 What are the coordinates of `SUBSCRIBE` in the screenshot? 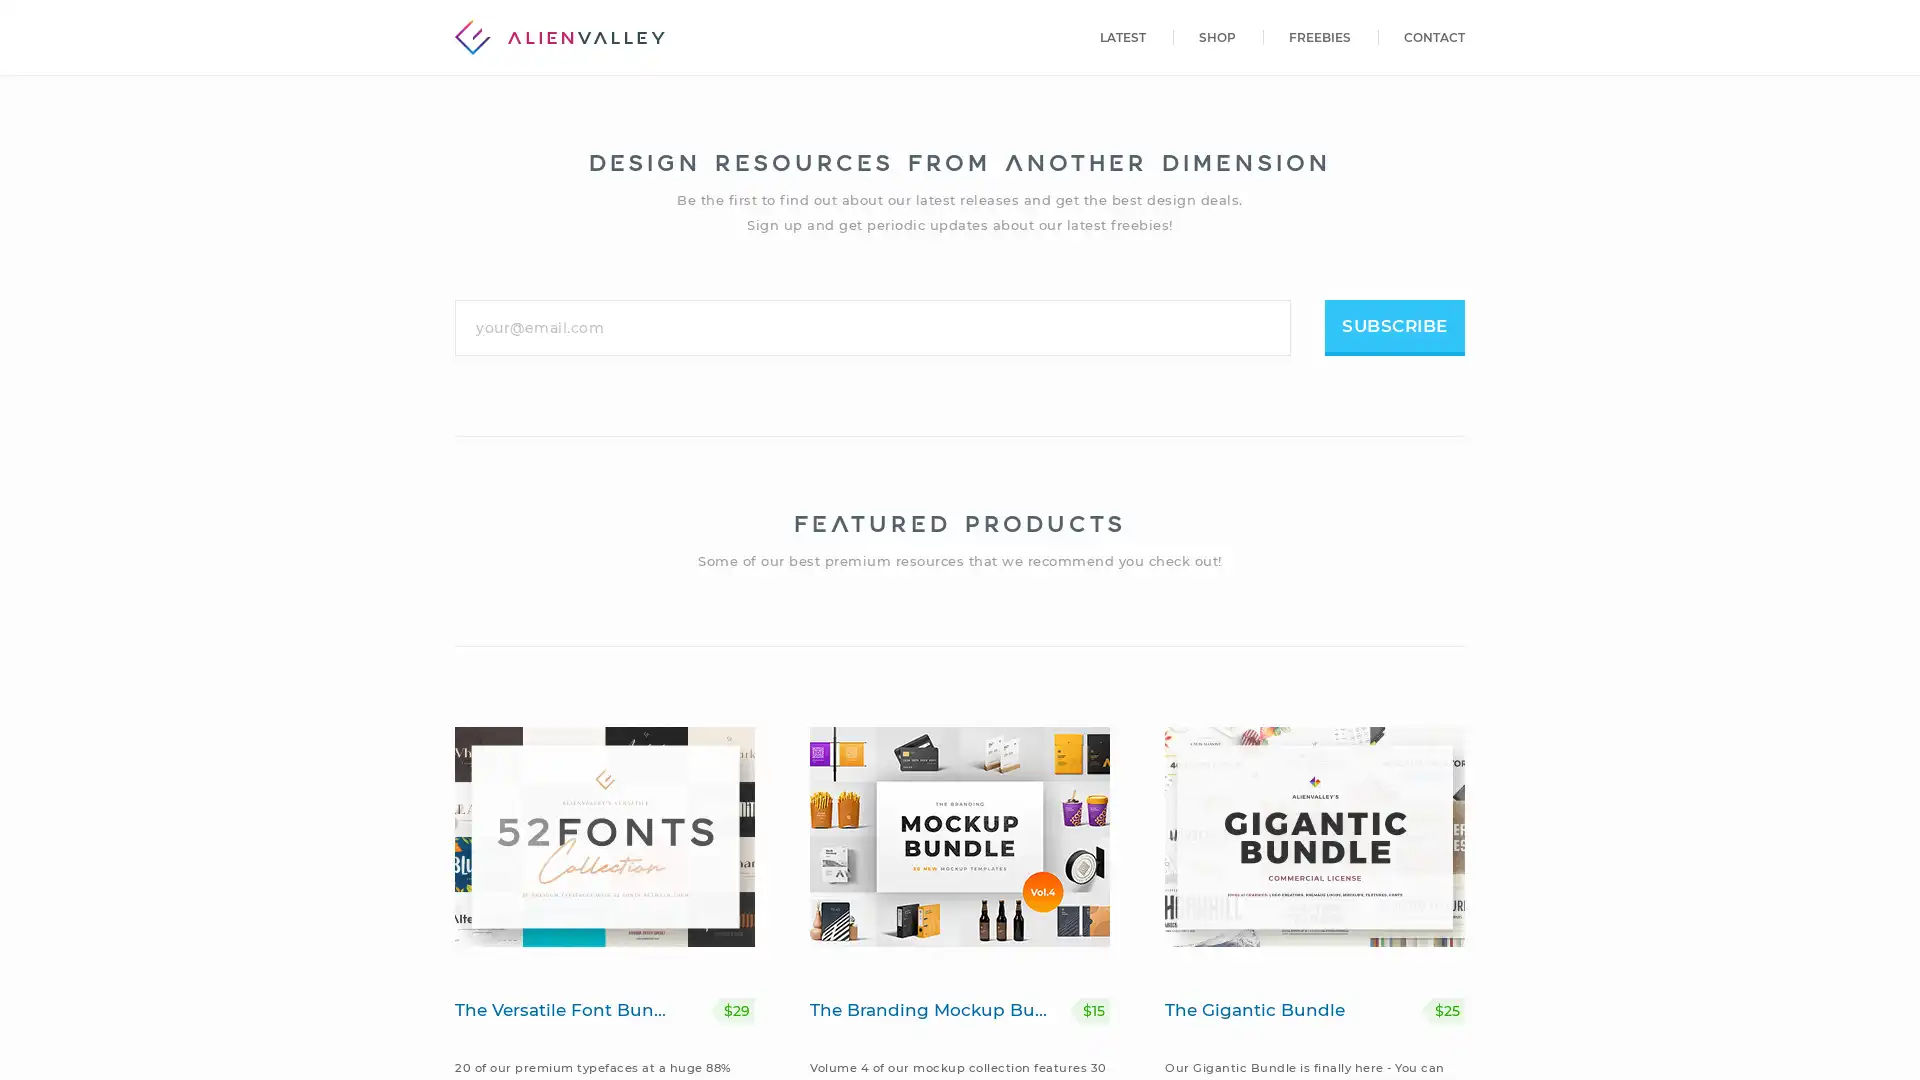 It's located at (1394, 326).